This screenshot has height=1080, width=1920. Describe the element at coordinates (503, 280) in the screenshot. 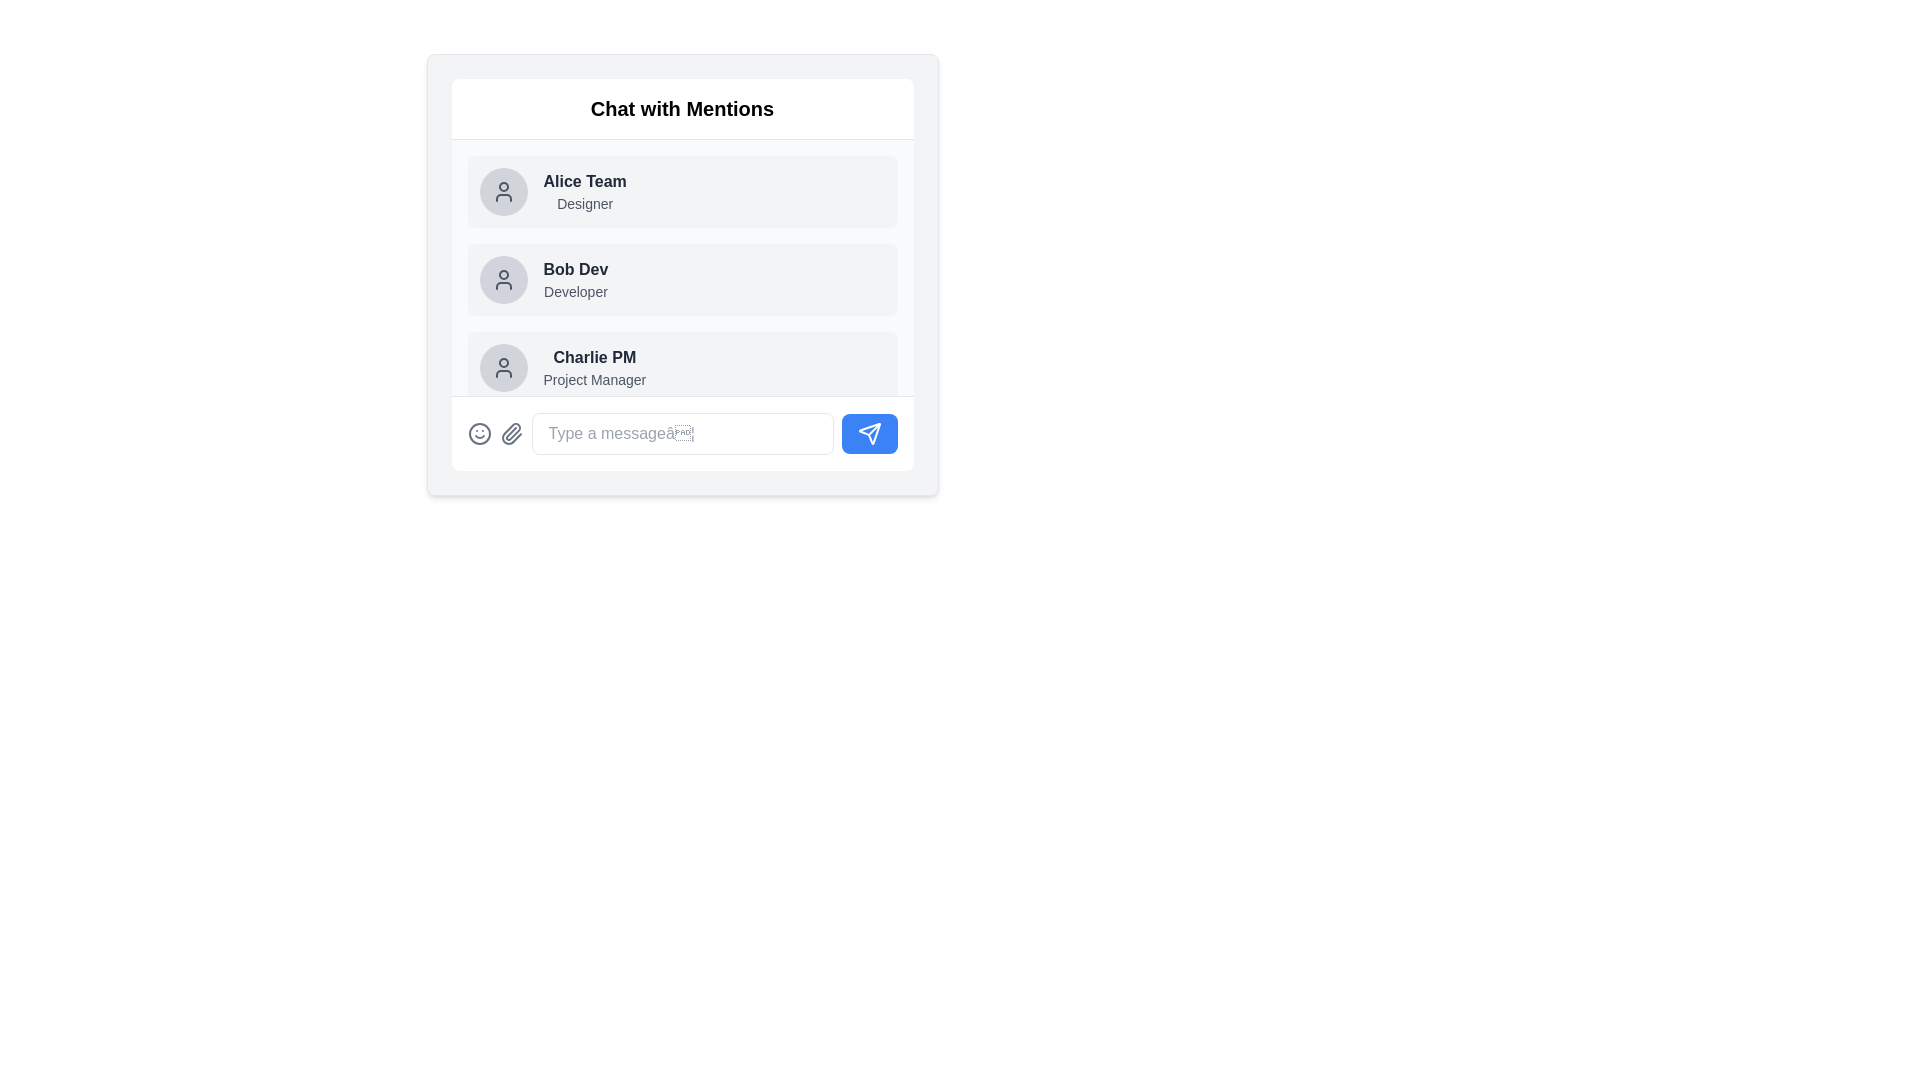

I see `the Avatar Icon representing 'Bob Dev, Developer' which has a circular shape with a light gray background and a user silhouette in darker gray` at that location.